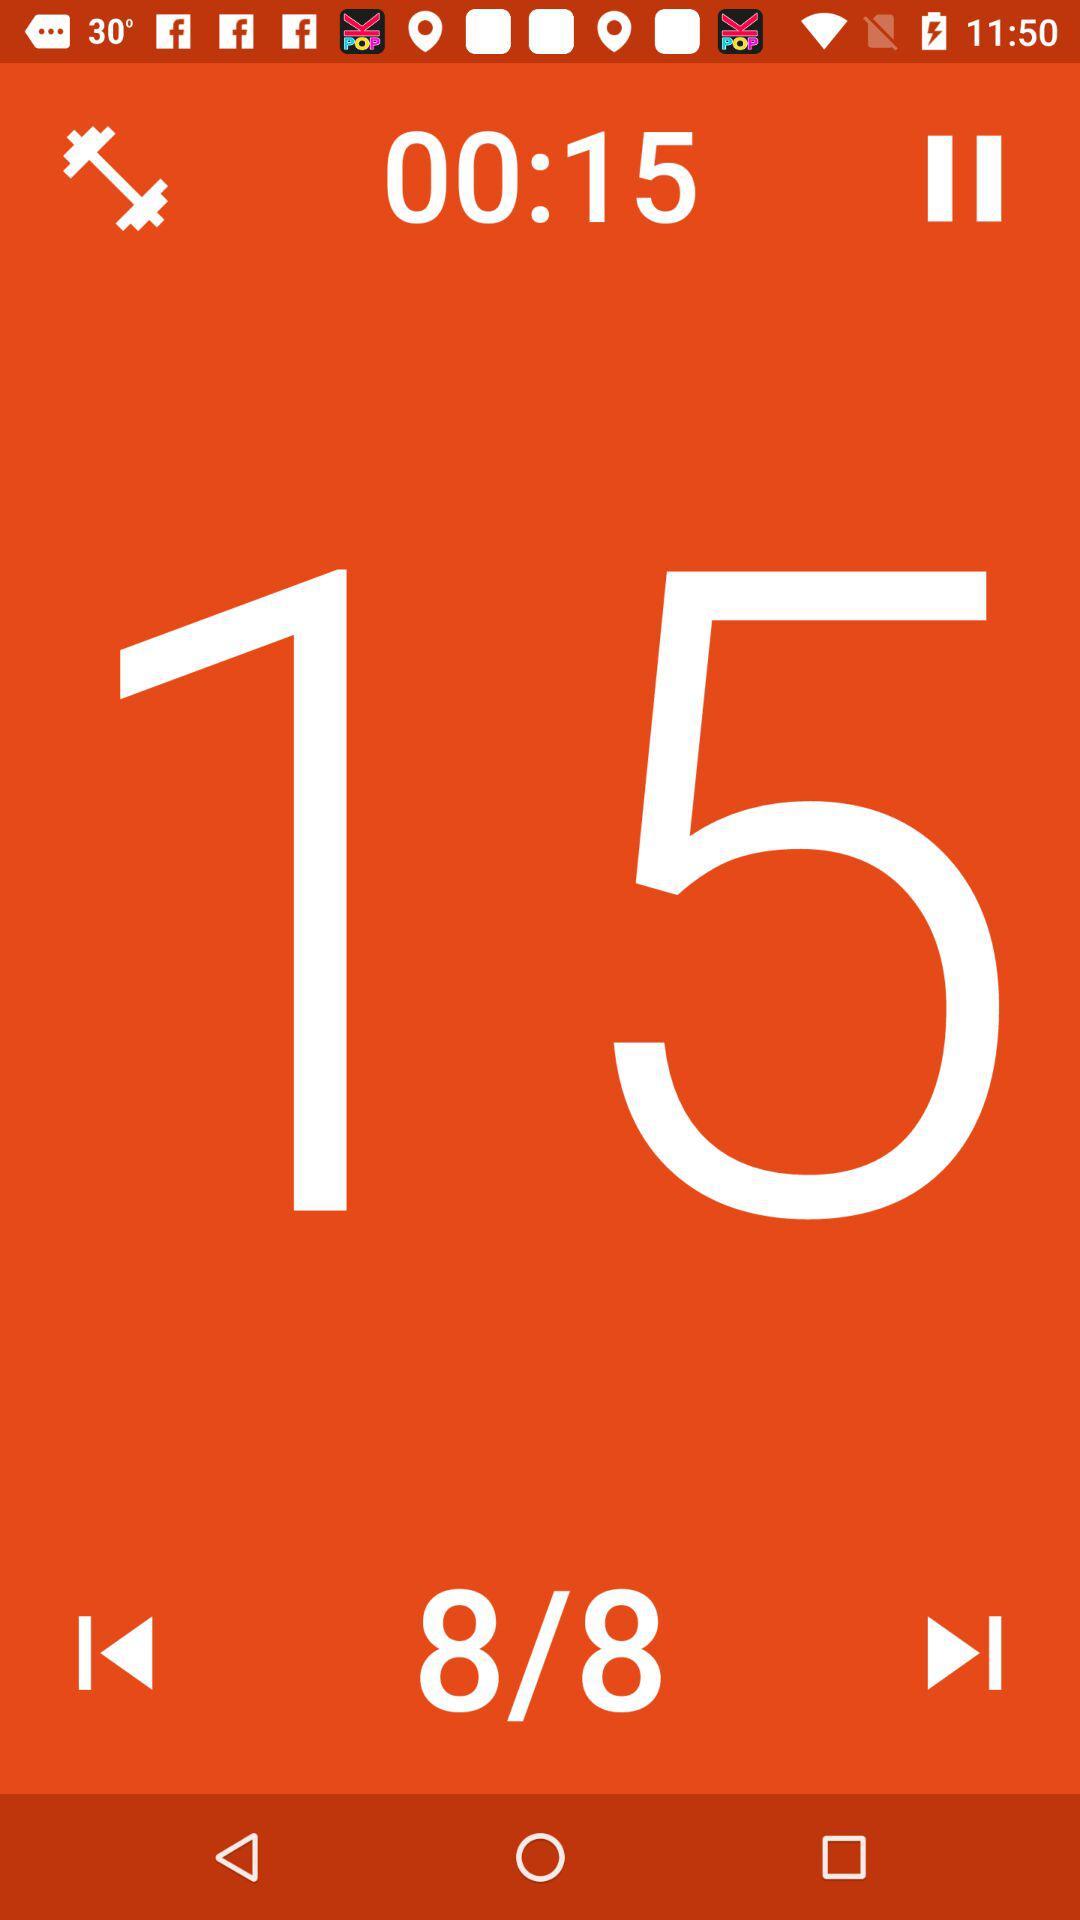 The height and width of the screenshot is (1920, 1080). I want to click on icon at the top left corner, so click(115, 178).